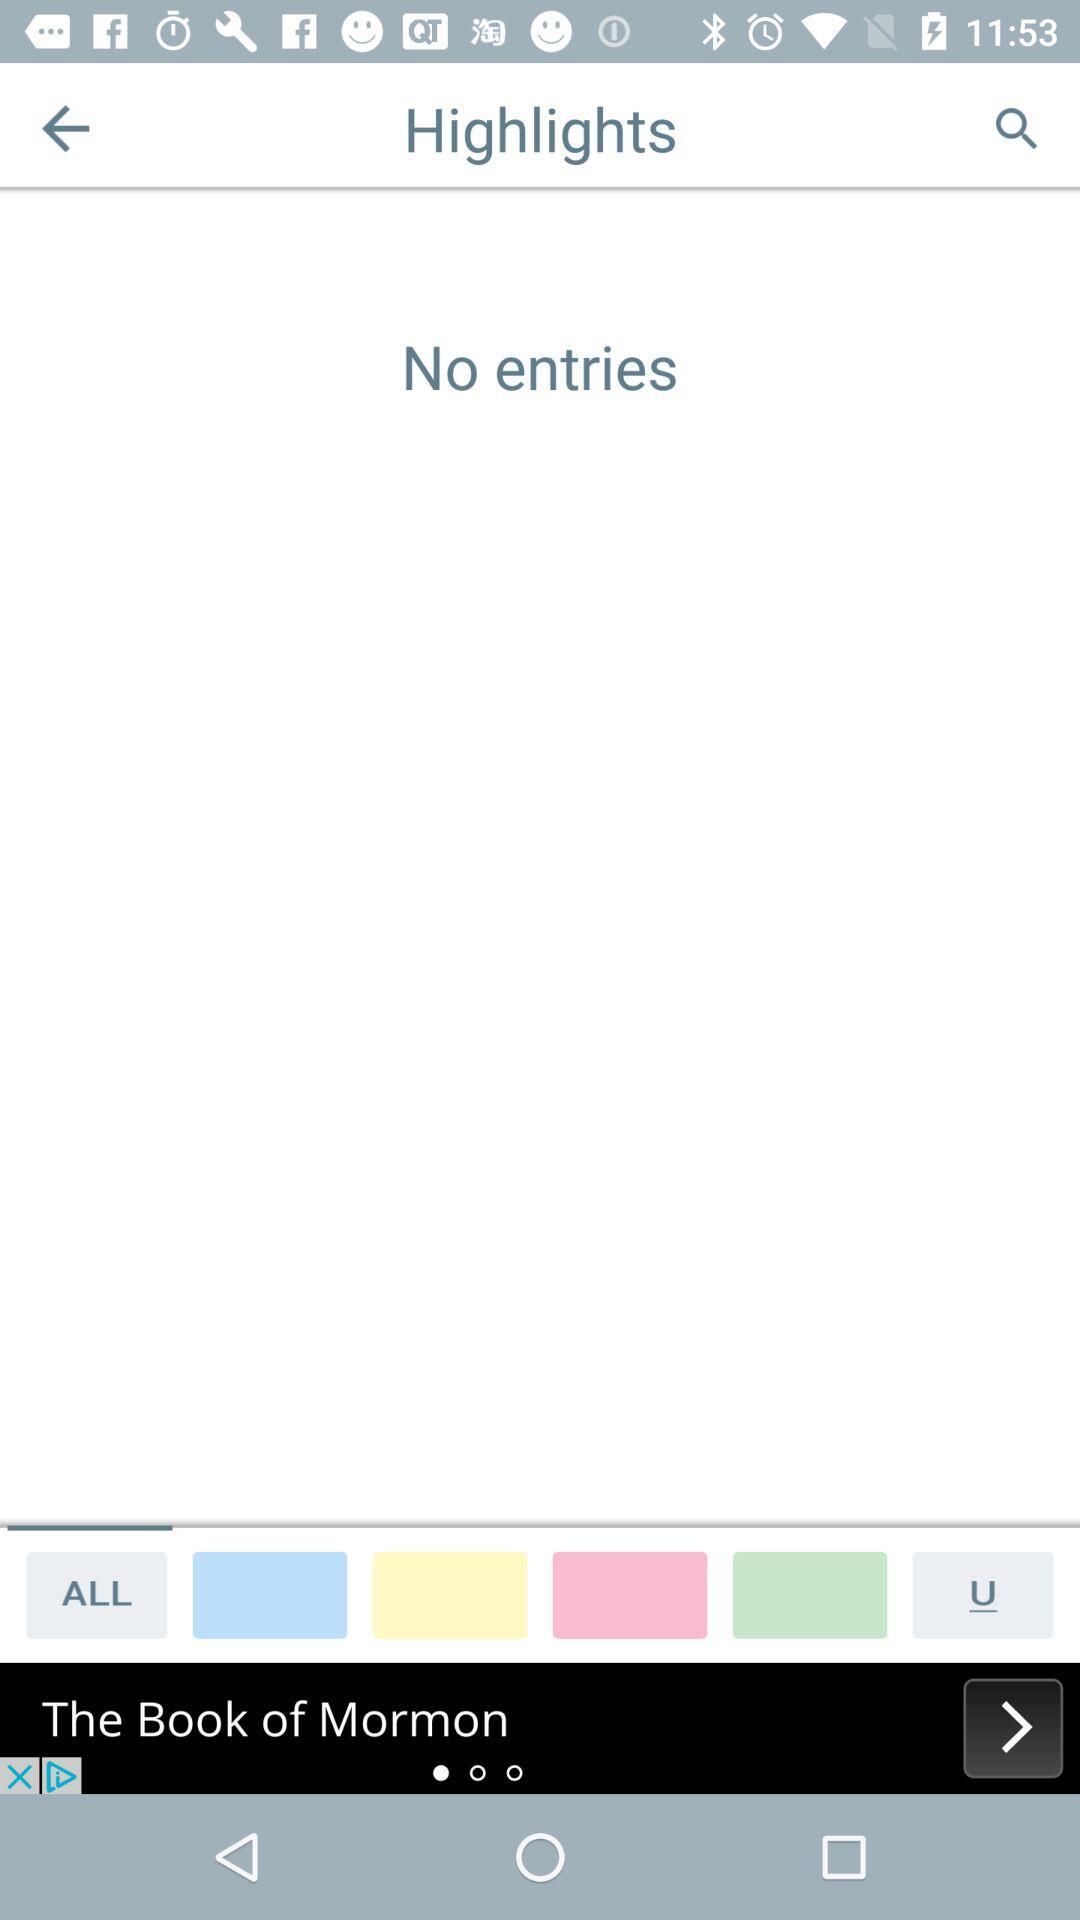 This screenshot has height=1920, width=1080. I want to click on choose yellow as background color, so click(450, 1593).